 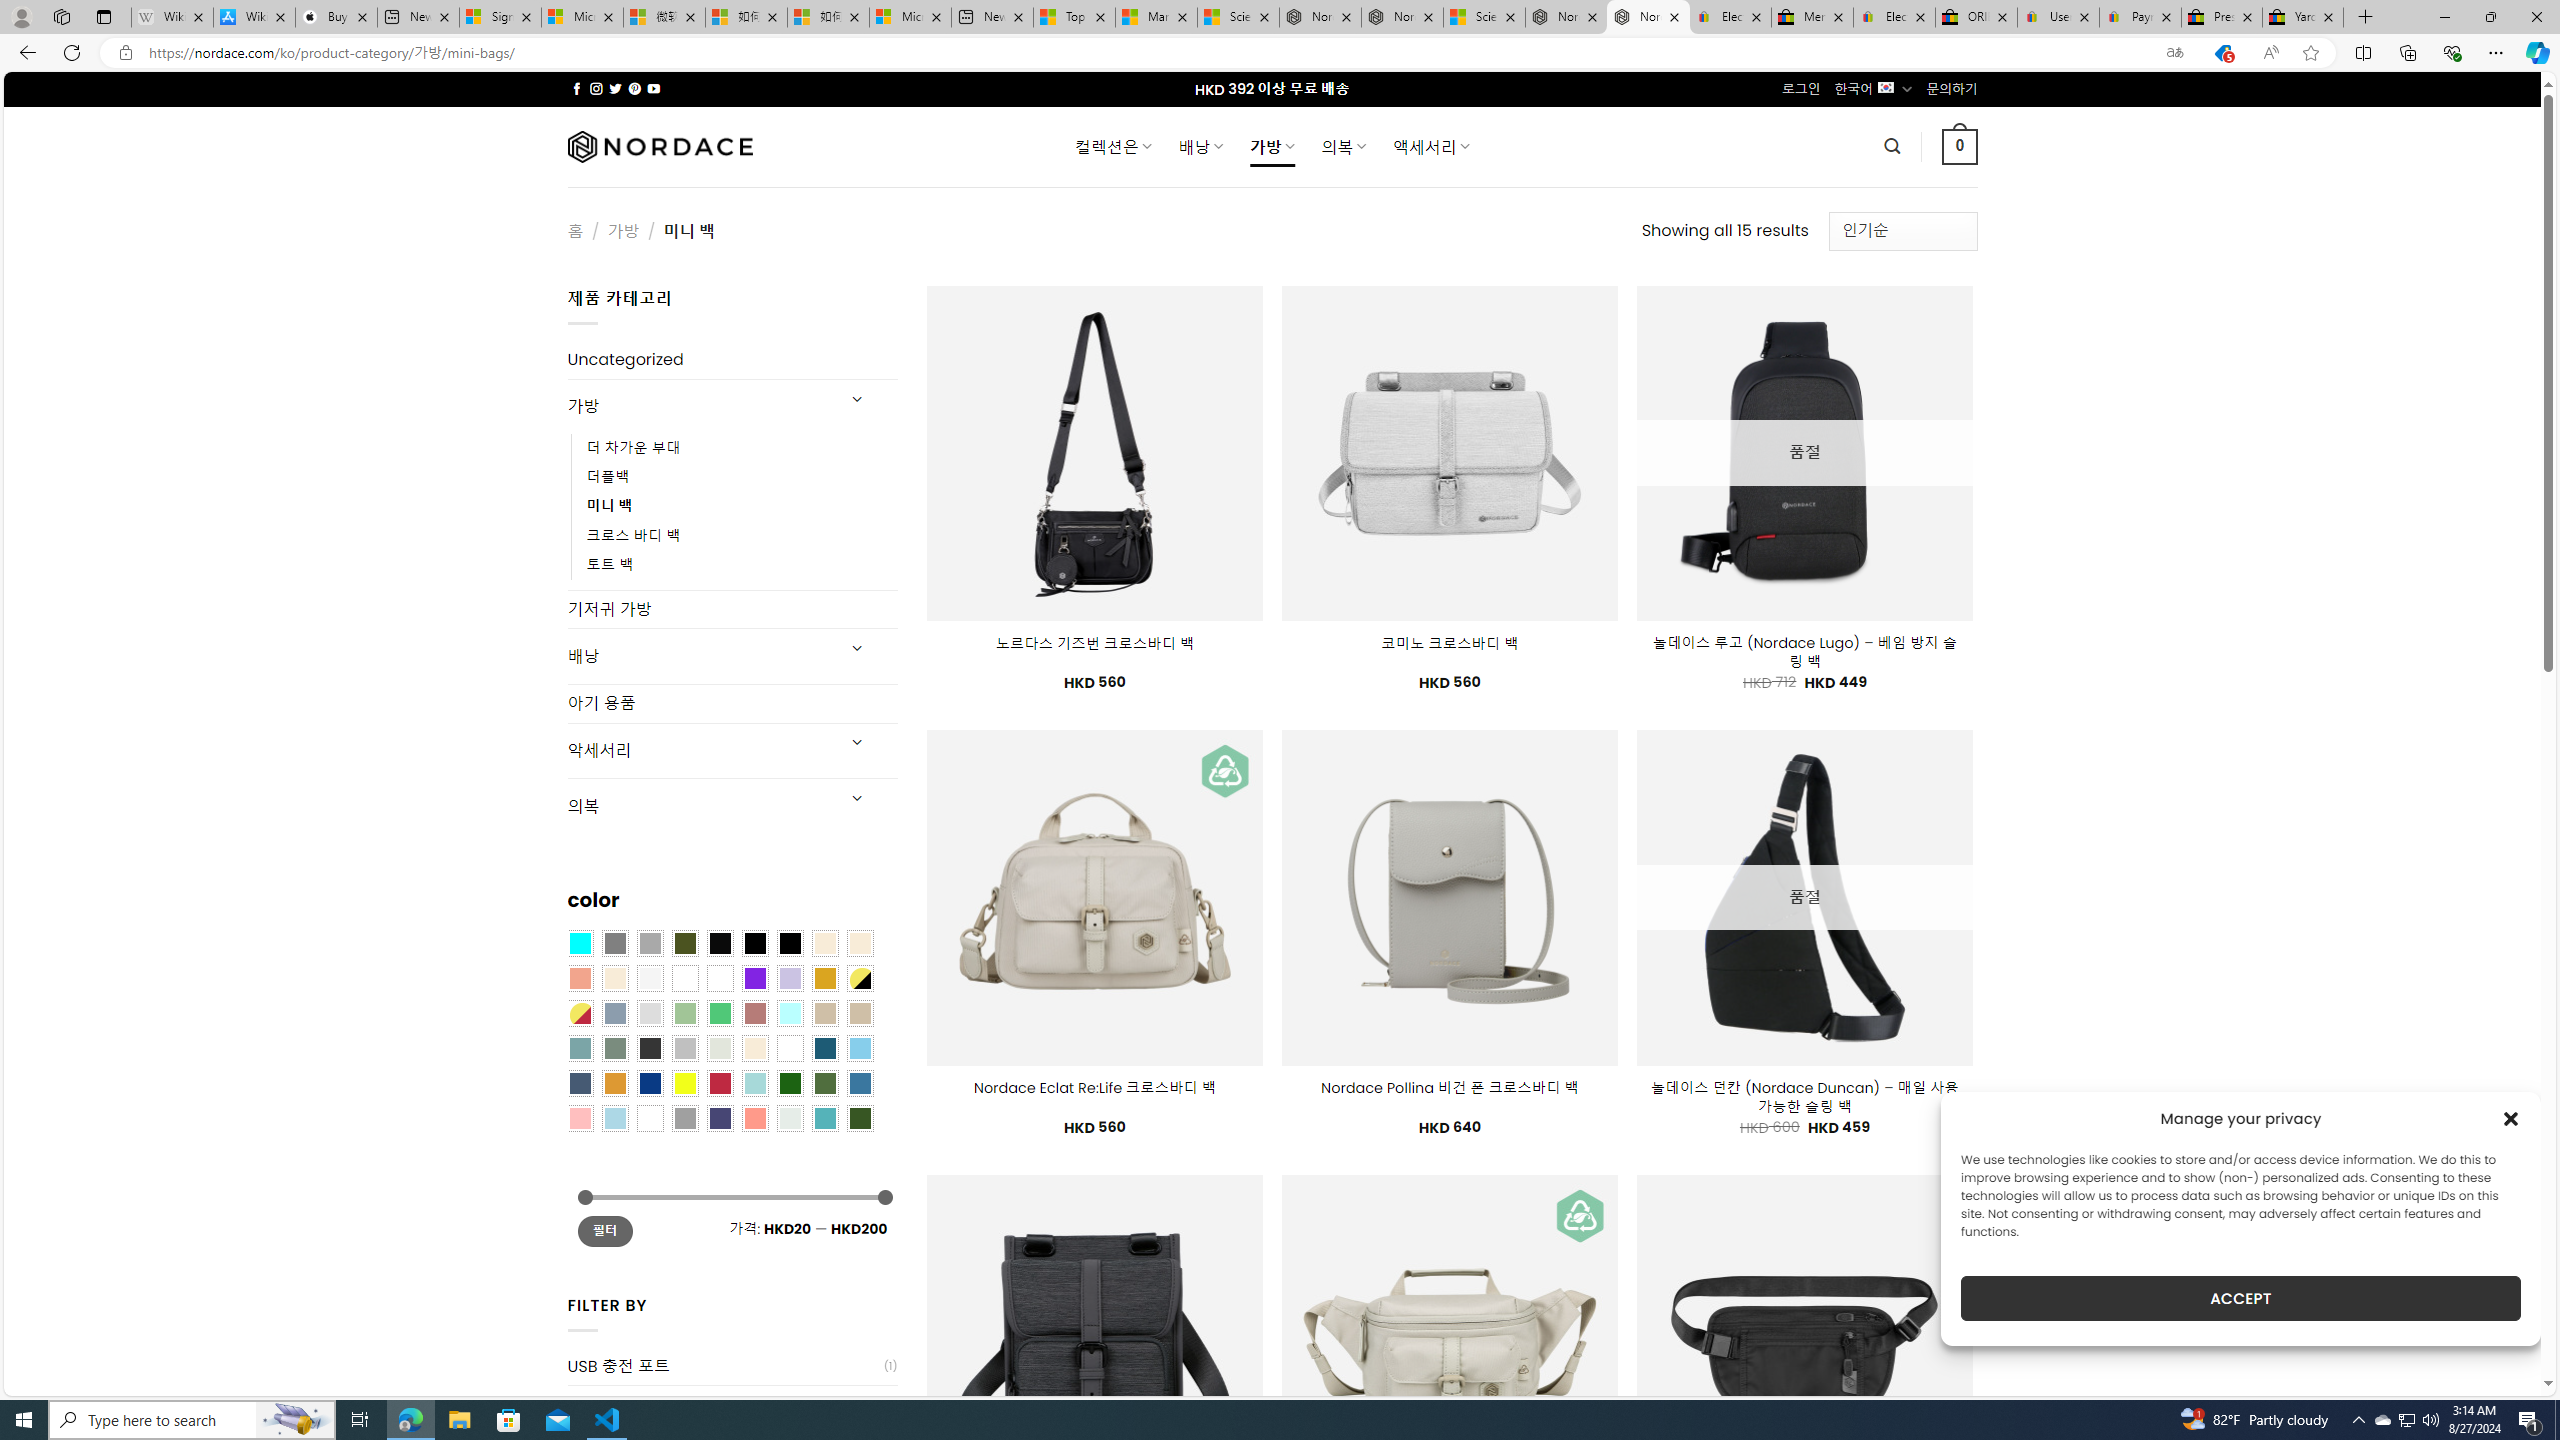 What do you see at coordinates (731, 360) in the screenshot?
I see `'Uncategorized'` at bounding box center [731, 360].